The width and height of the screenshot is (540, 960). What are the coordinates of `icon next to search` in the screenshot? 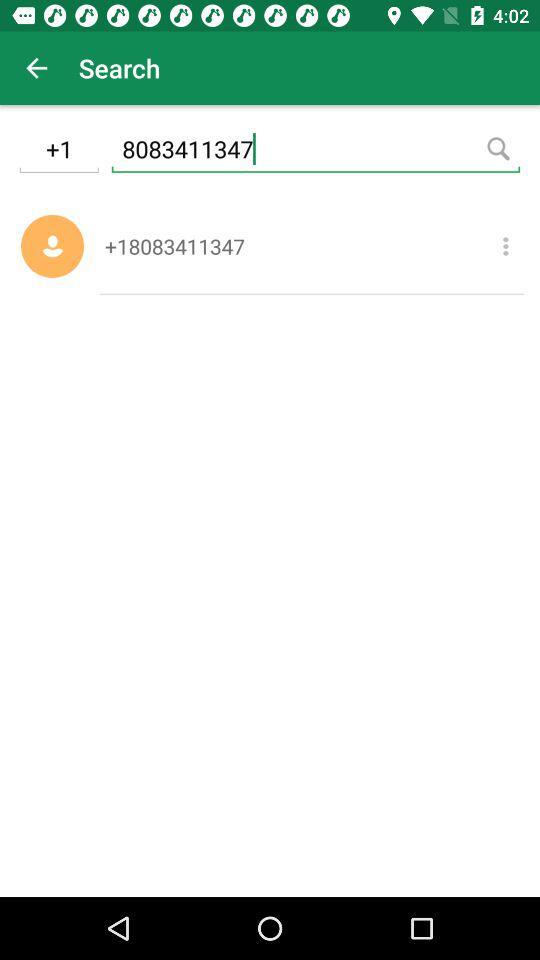 It's located at (36, 68).